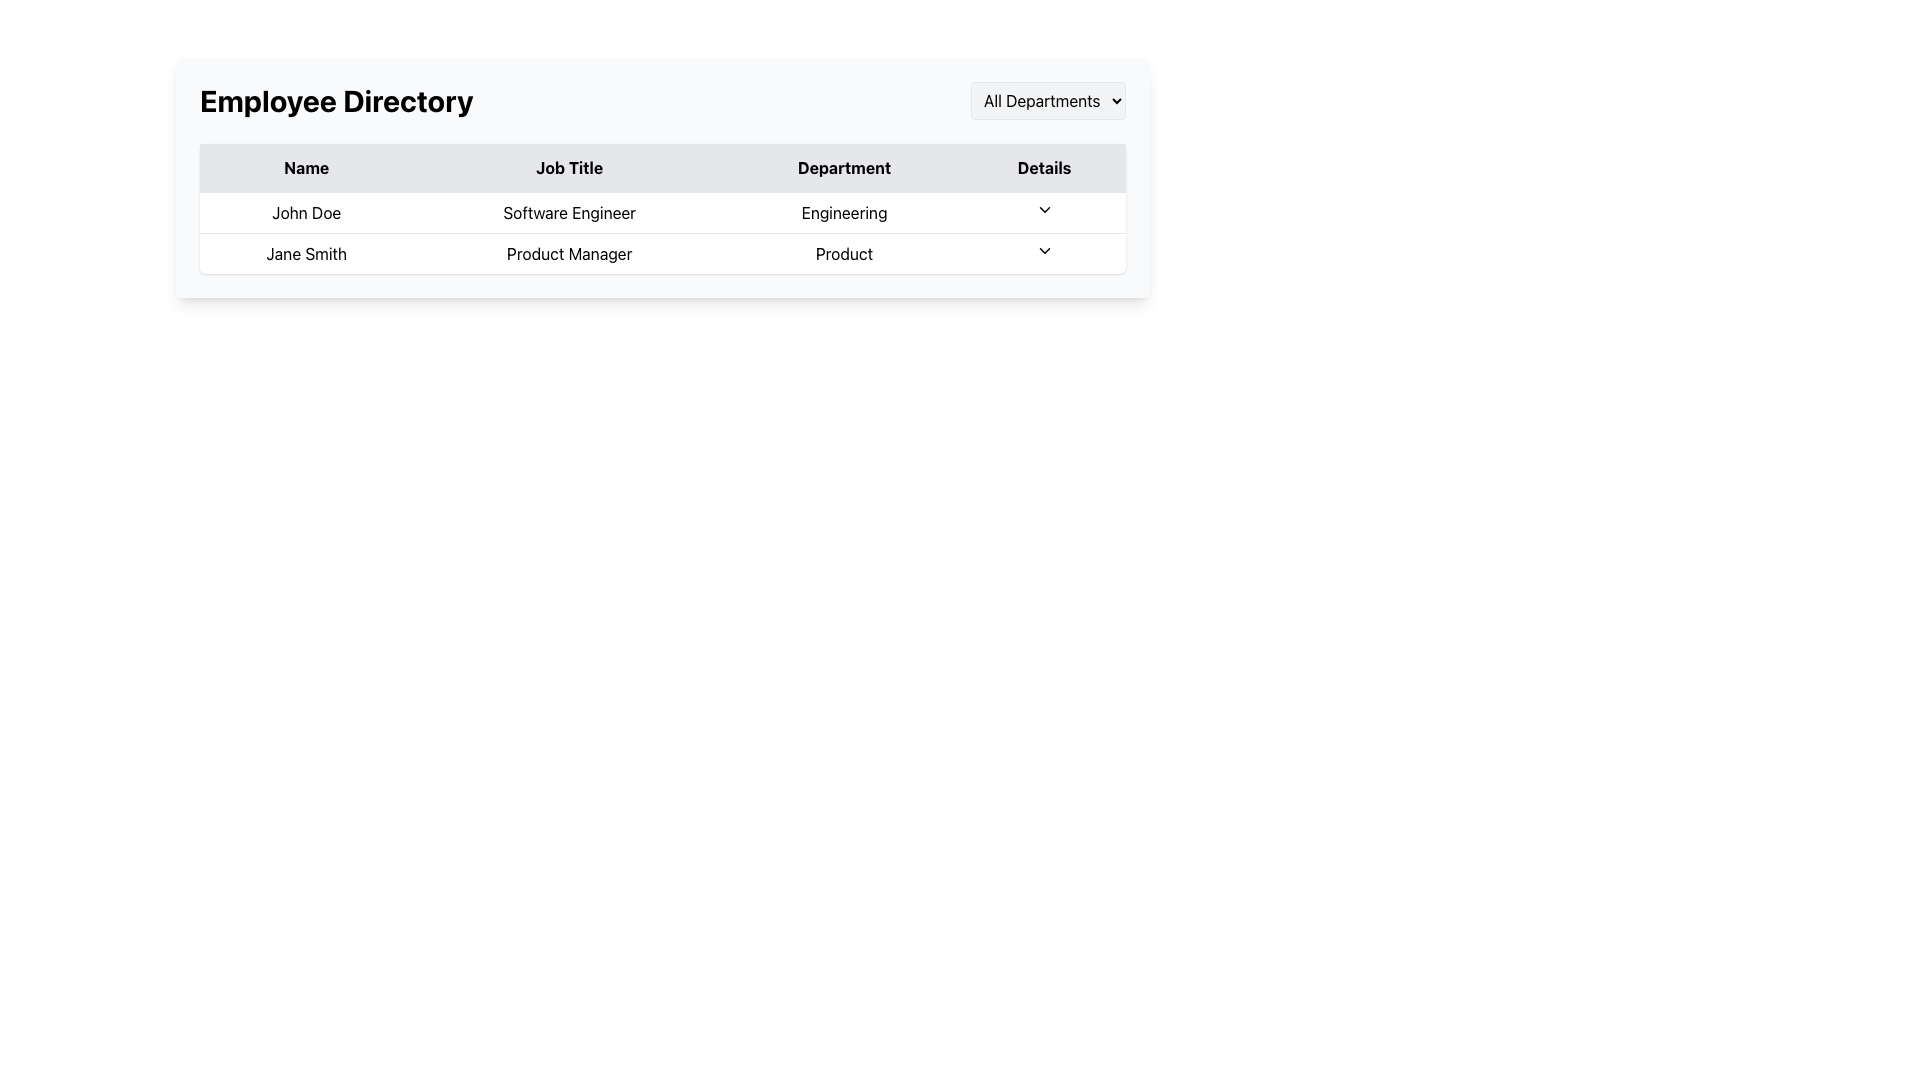 The image size is (1920, 1080). What do you see at coordinates (1043, 212) in the screenshot?
I see `the small downward-pointing arrow (caret) icon in the 'Details' column of the row for 'John Doe'` at bounding box center [1043, 212].